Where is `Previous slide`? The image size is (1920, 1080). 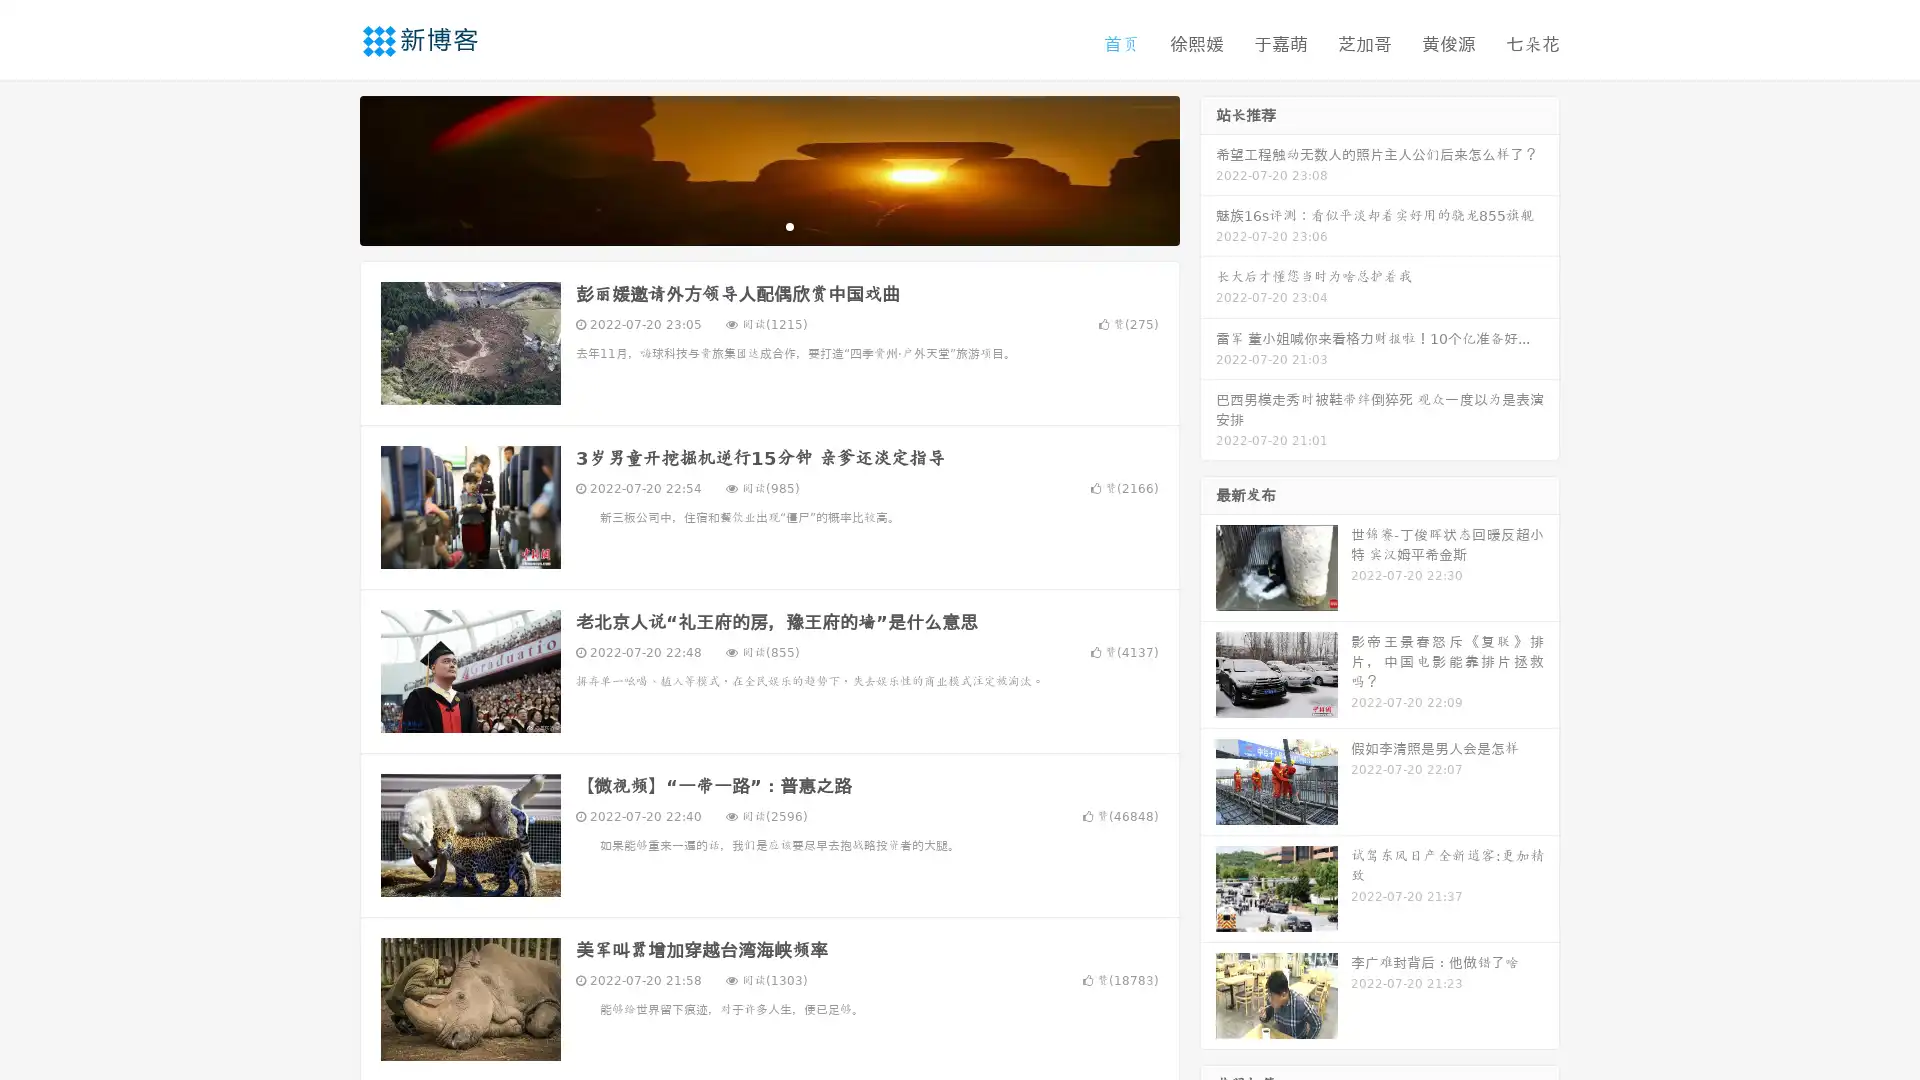 Previous slide is located at coordinates (330, 168).